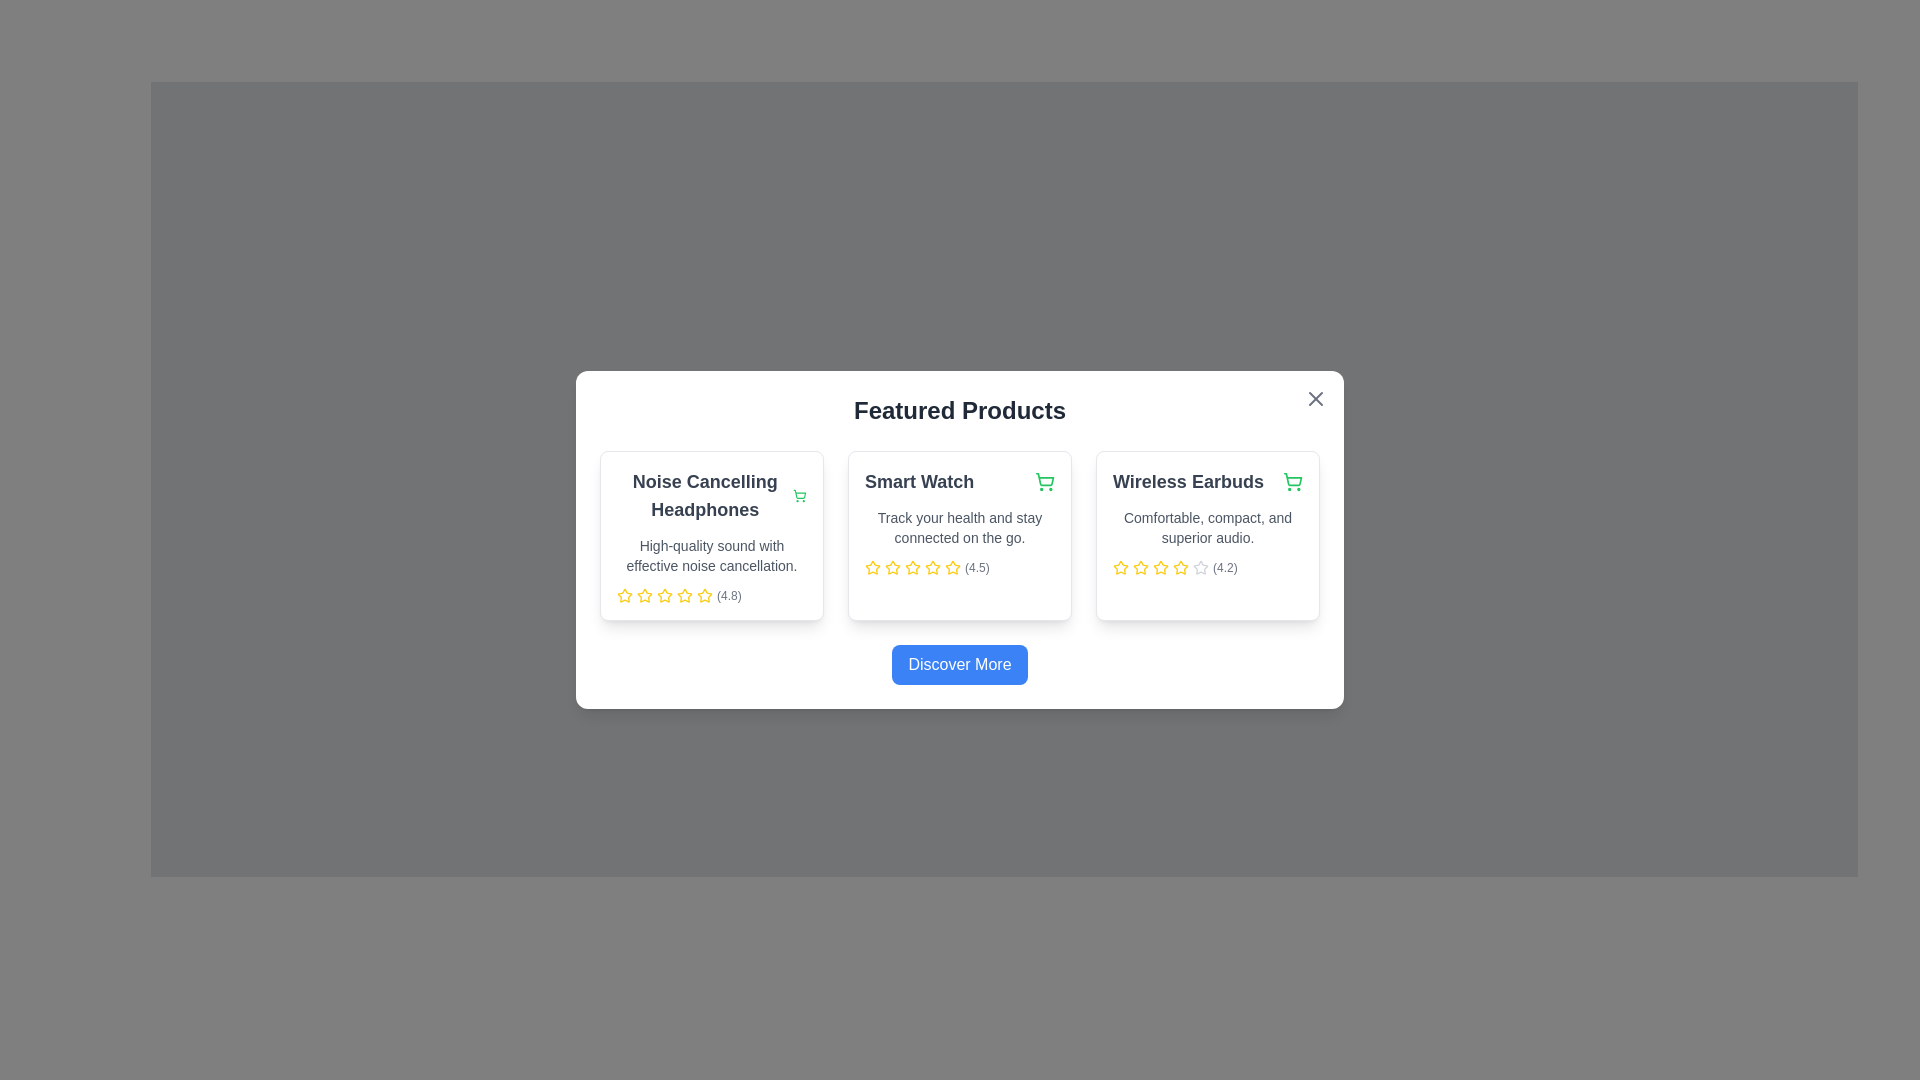  What do you see at coordinates (1121, 567) in the screenshot?
I see `the first star-shaped rating icon in the 'Wireless Earbuds' panel, which is yellow-filled and outlined, located directly below its description text` at bounding box center [1121, 567].